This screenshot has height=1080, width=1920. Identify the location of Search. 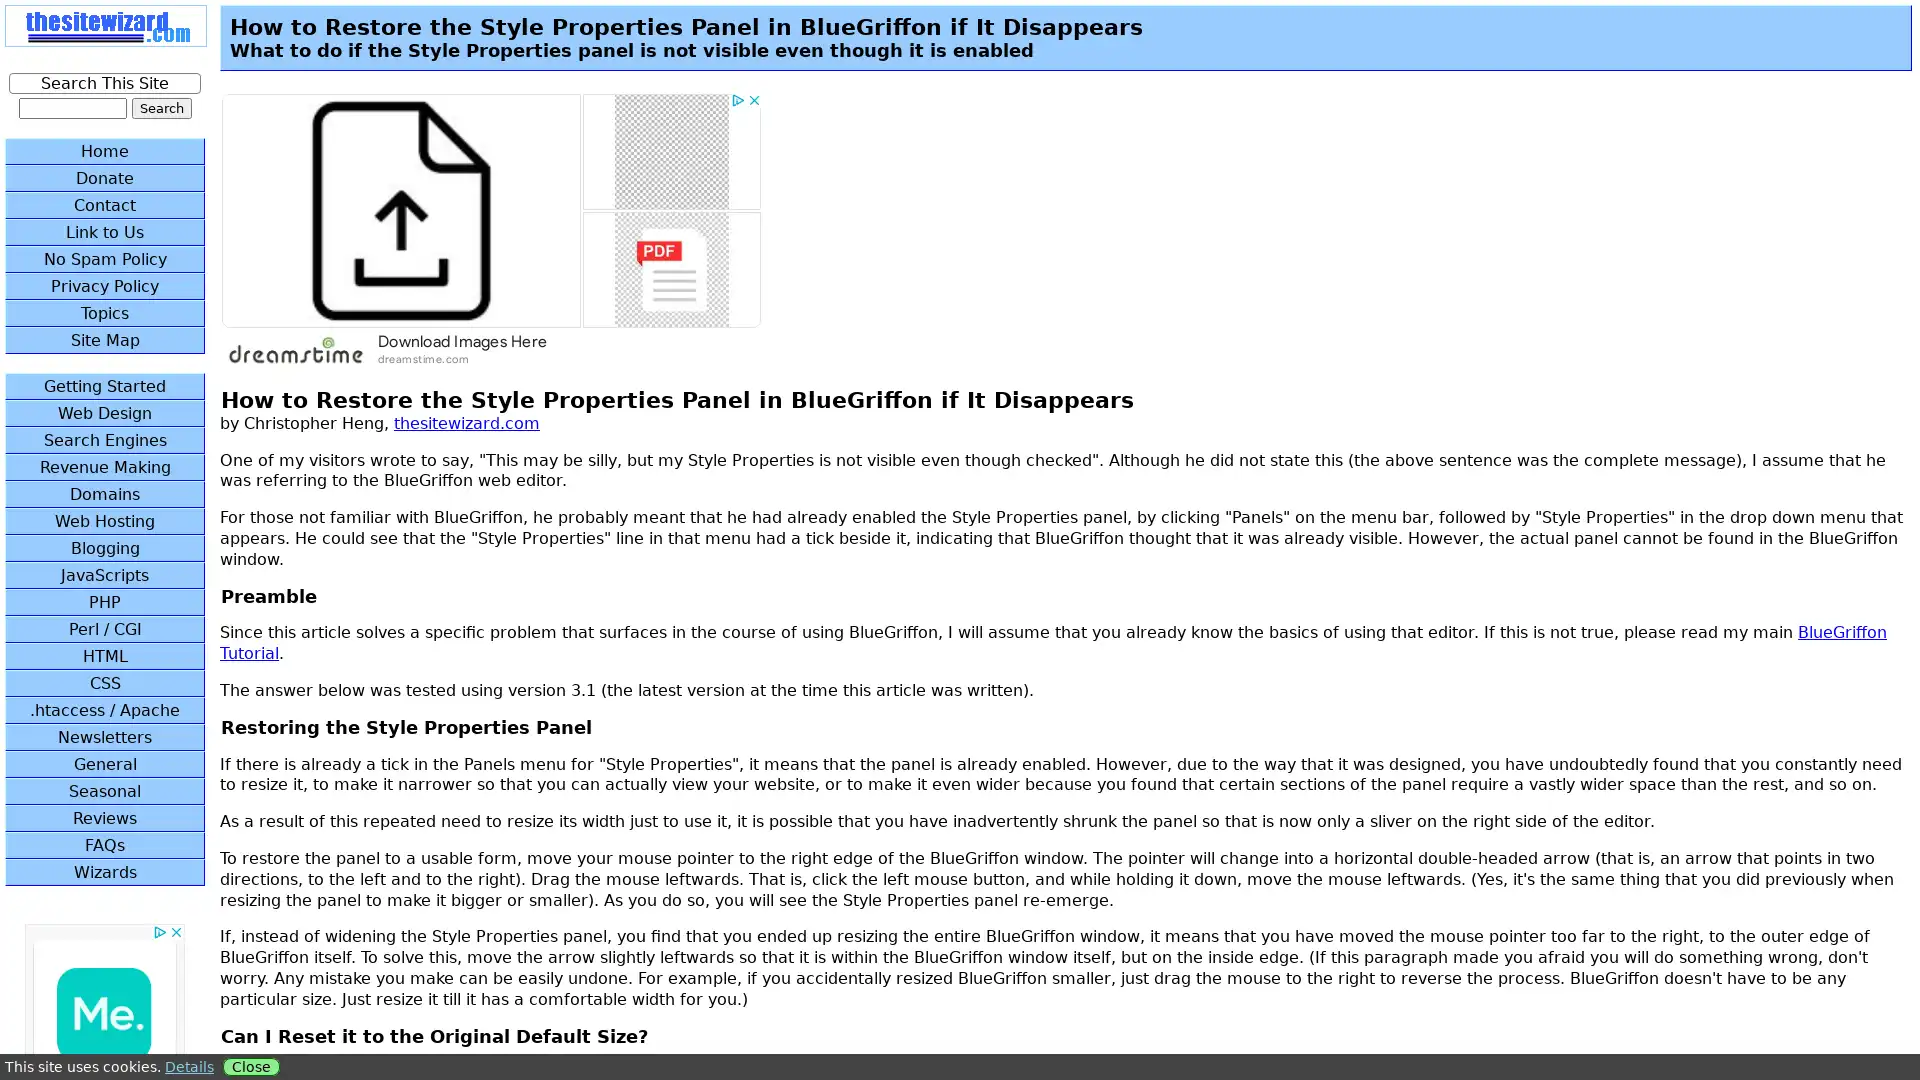
(161, 108).